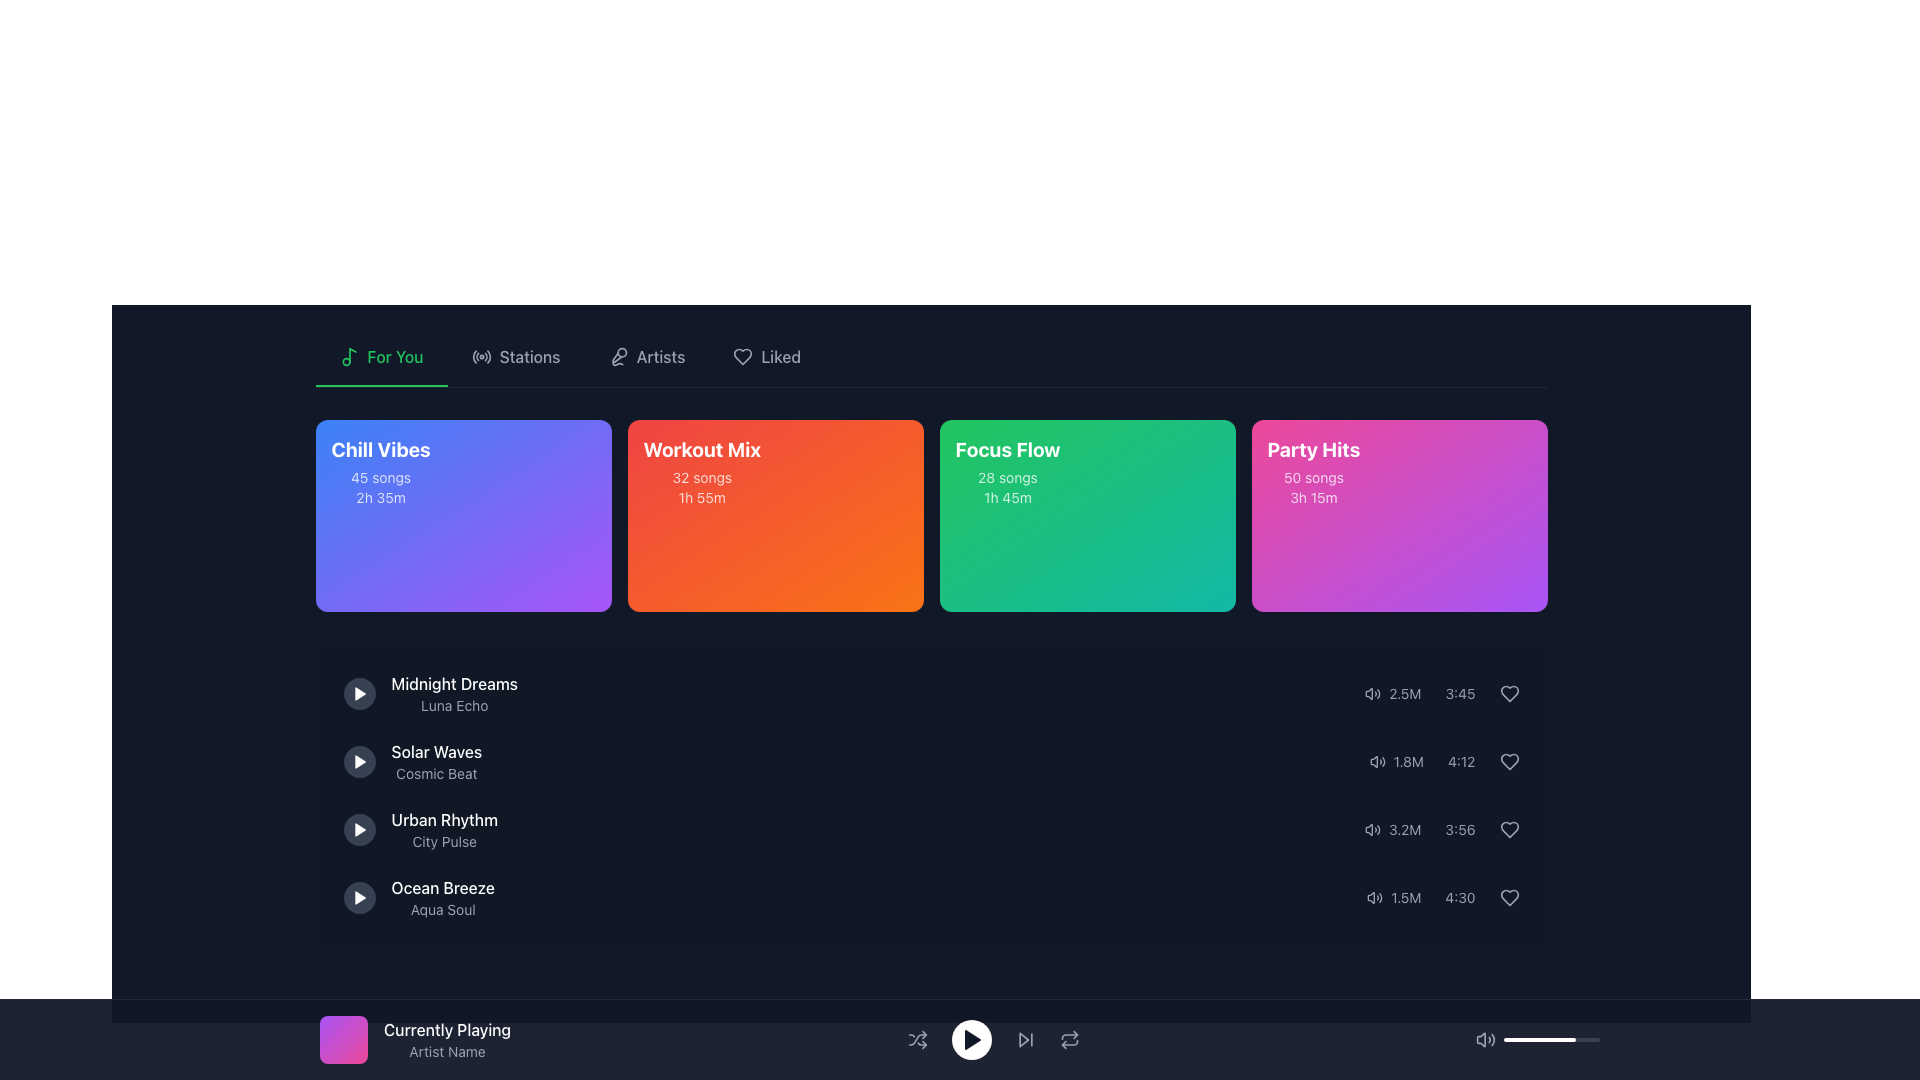 The image size is (1920, 1080). Describe the element at coordinates (1407, 762) in the screenshot. I see `the text label displaying '1.8M', which is styled in light gray and positioned to the right of a volume icon, located beneath the 'Party Hits' card` at that location.